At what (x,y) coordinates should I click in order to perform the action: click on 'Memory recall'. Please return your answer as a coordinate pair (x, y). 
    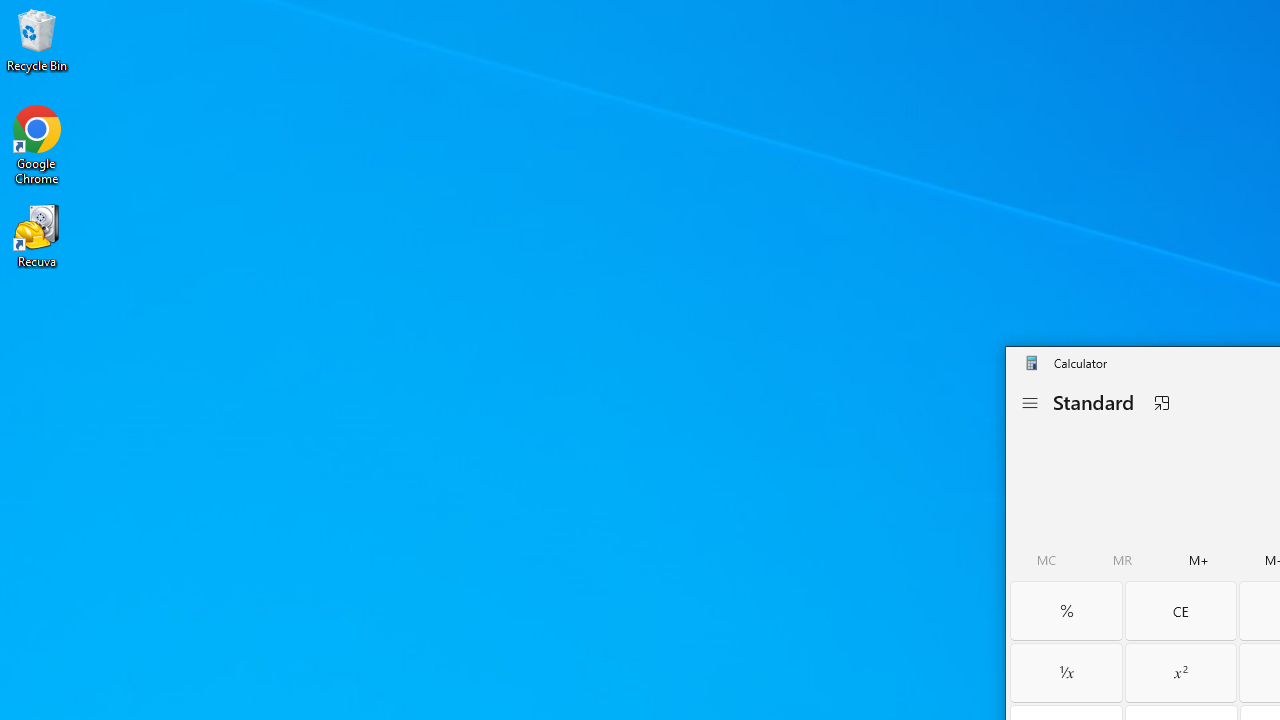
    Looking at the image, I should click on (1122, 560).